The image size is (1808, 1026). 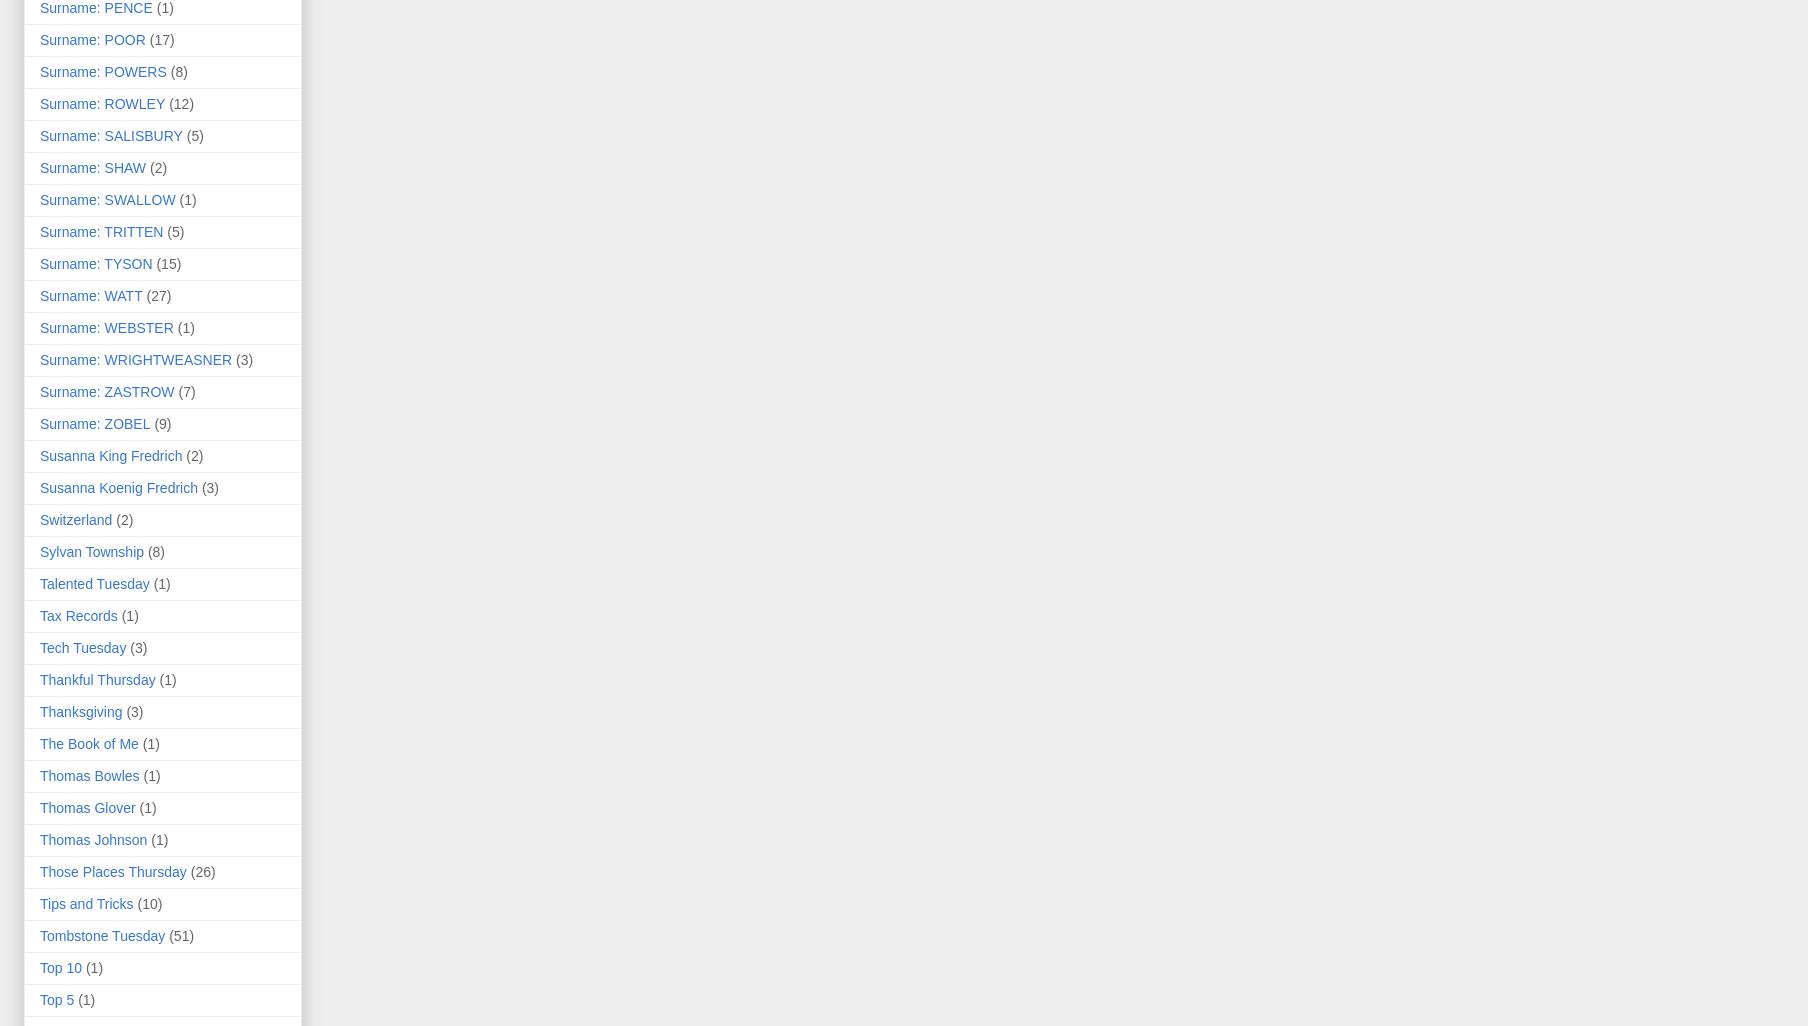 I want to click on 'Talented Tuesday', so click(x=93, y=582).